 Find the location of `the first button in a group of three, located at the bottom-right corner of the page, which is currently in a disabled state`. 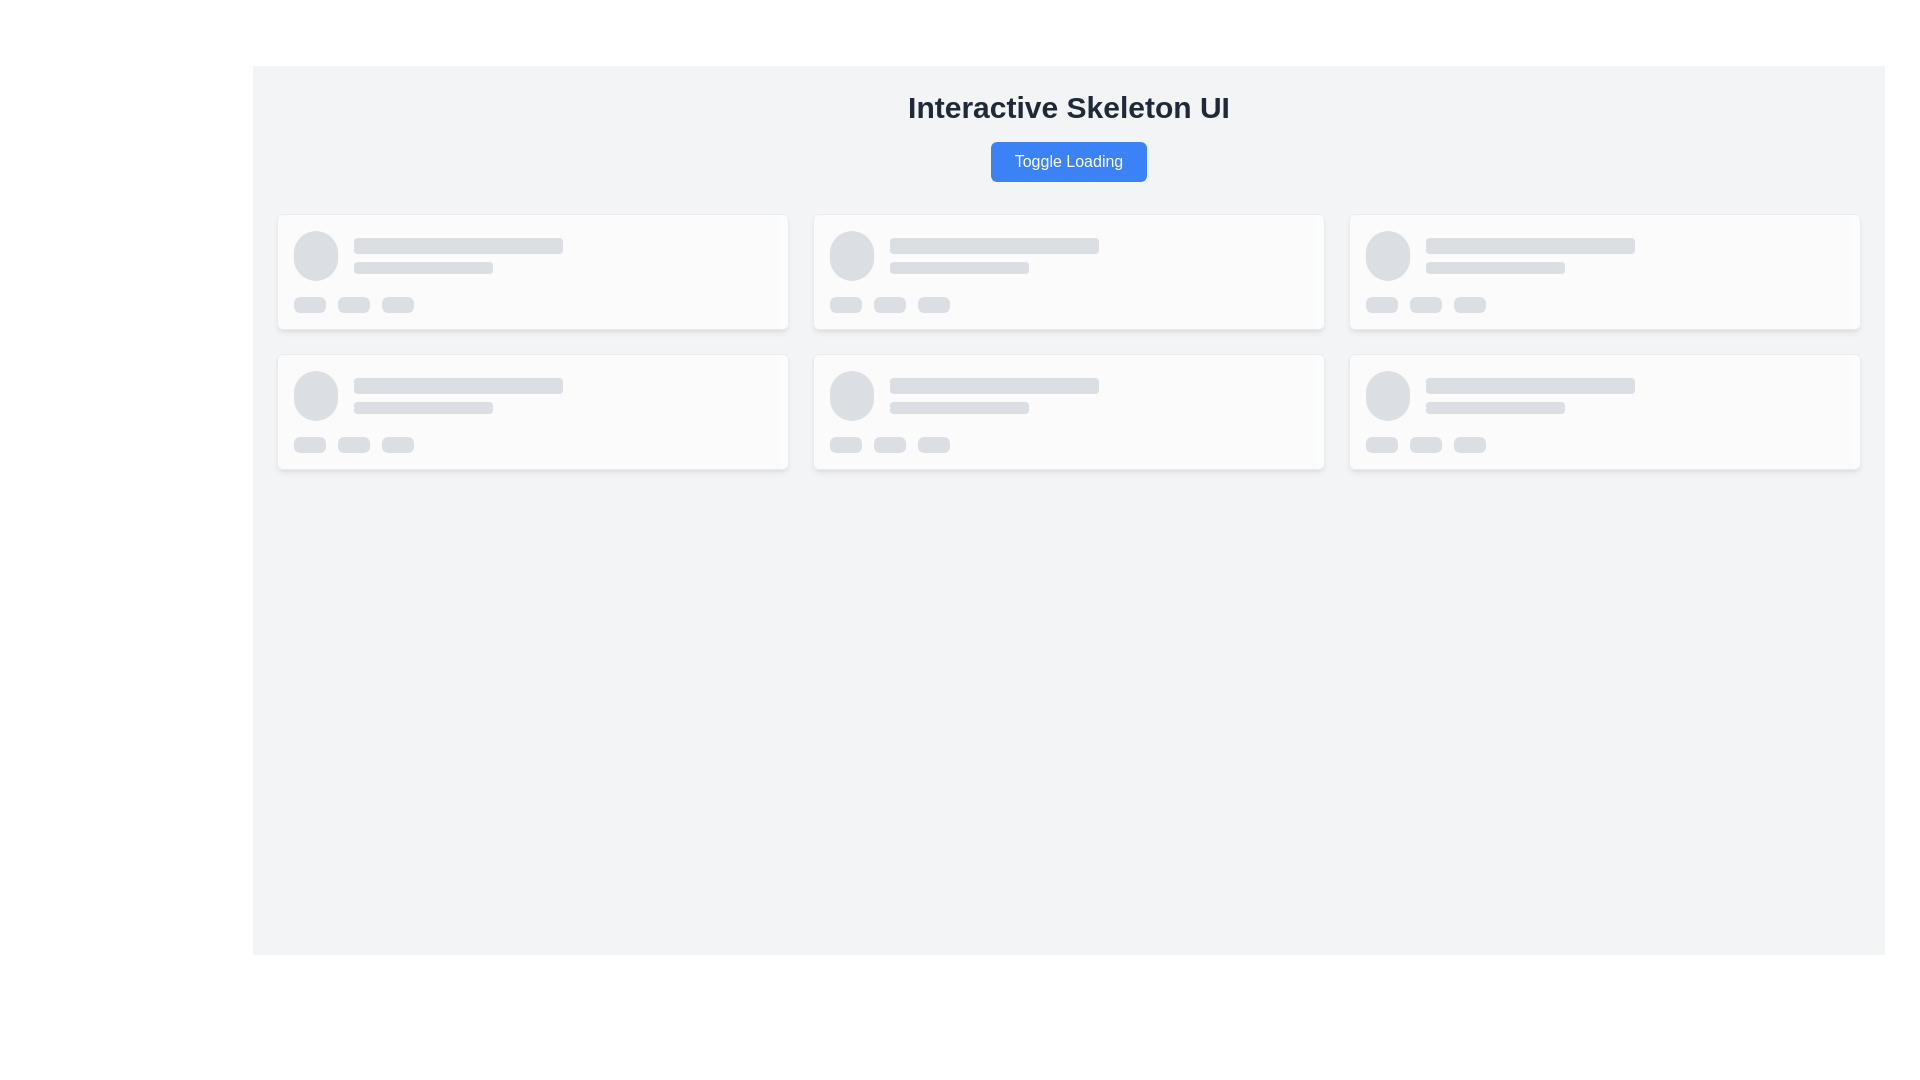

the first button in a group of three, located at the bottom-right corner of the page, which is currently in a disabled state is located at coordinates (1381, 443).